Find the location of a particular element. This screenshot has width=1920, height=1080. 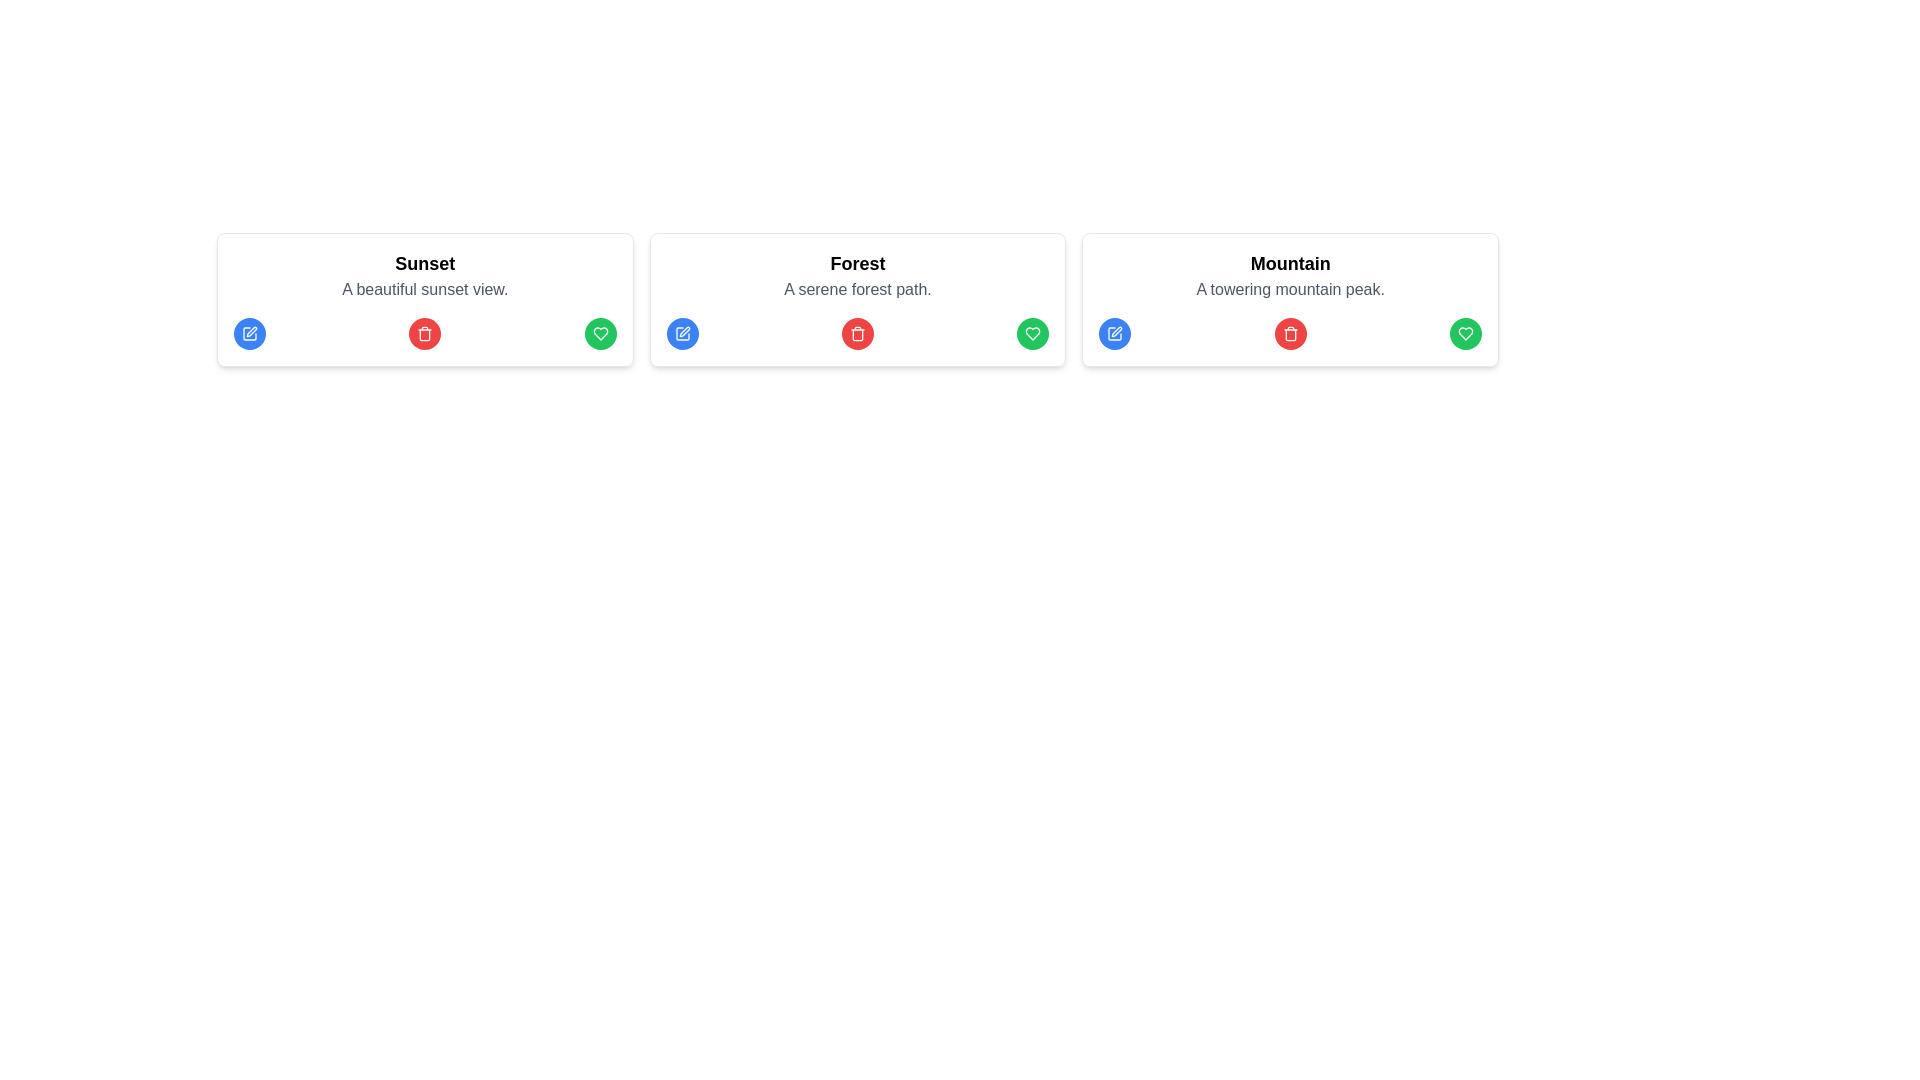

the heart-shaped icon button with a green border located in the 'Forest' section is located at coordinates (599, 333).